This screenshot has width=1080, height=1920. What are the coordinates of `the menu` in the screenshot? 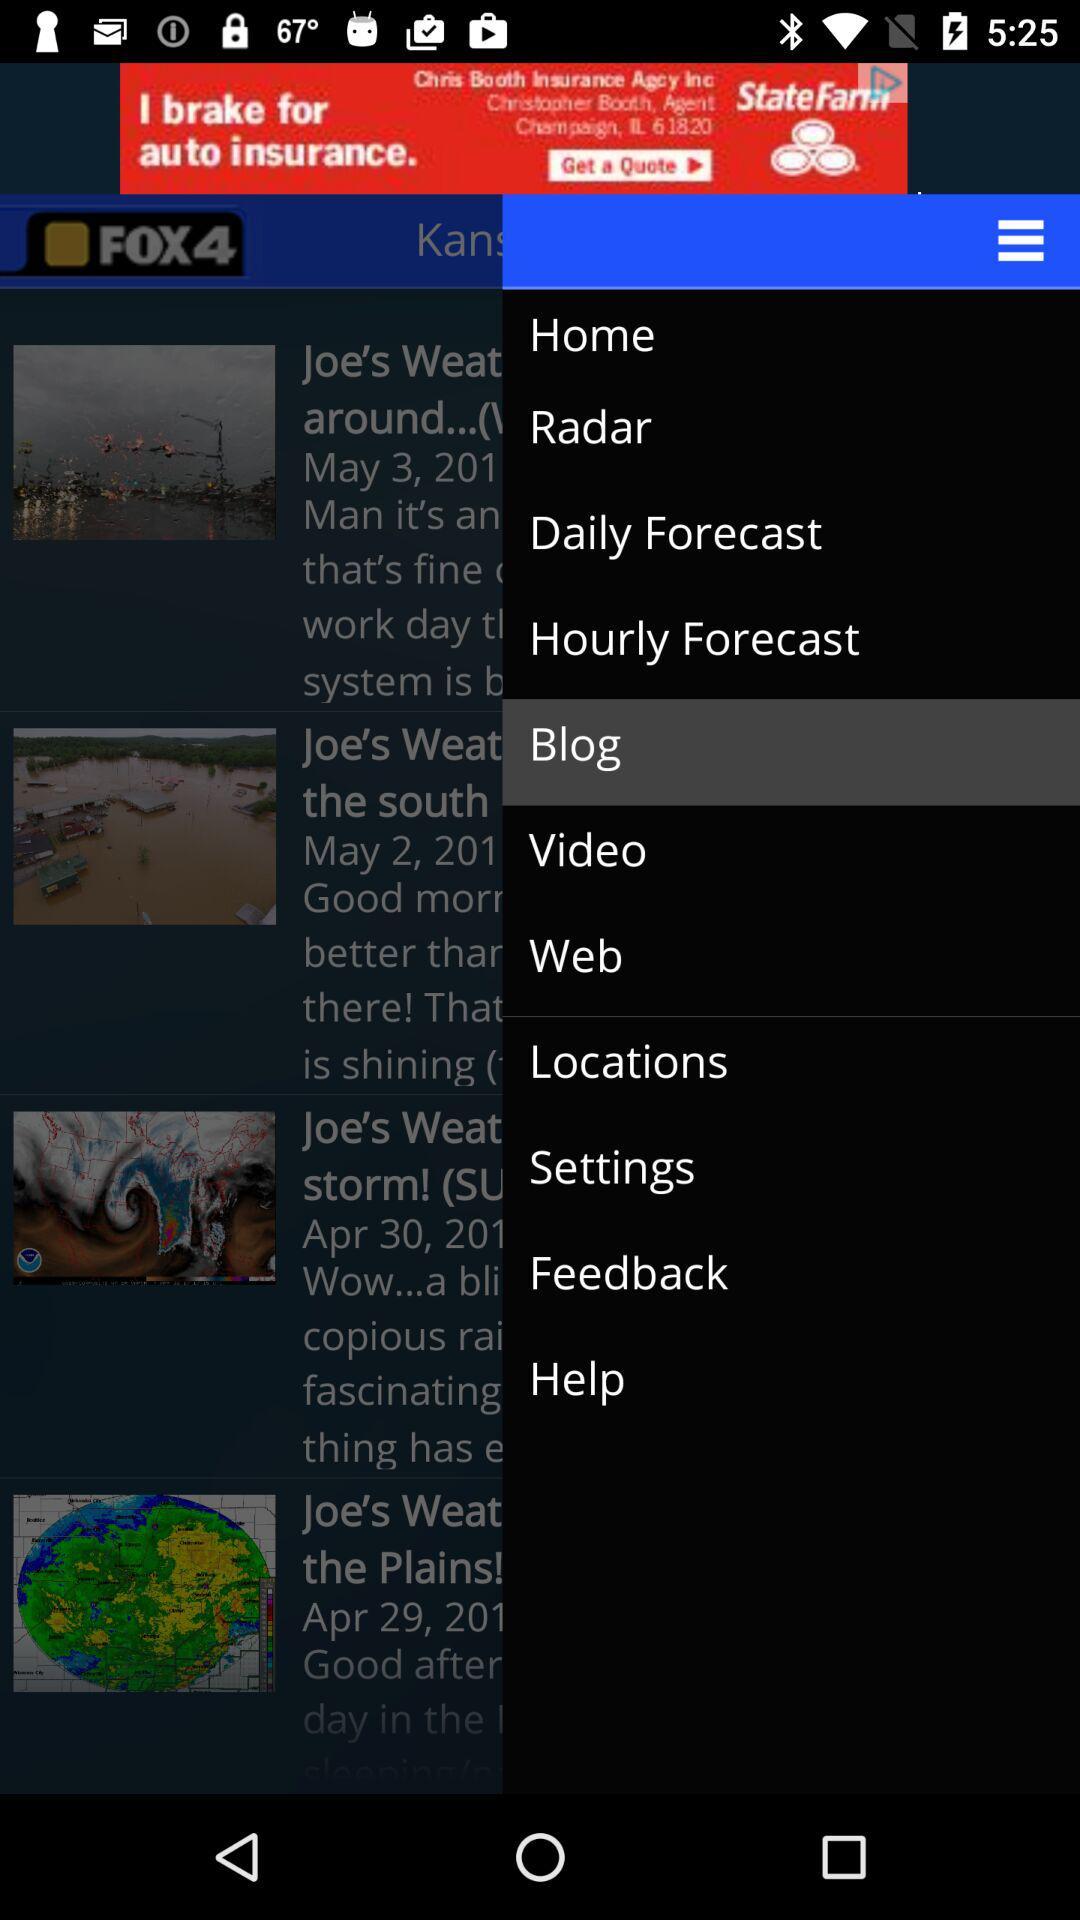 It's located at (790, 240).